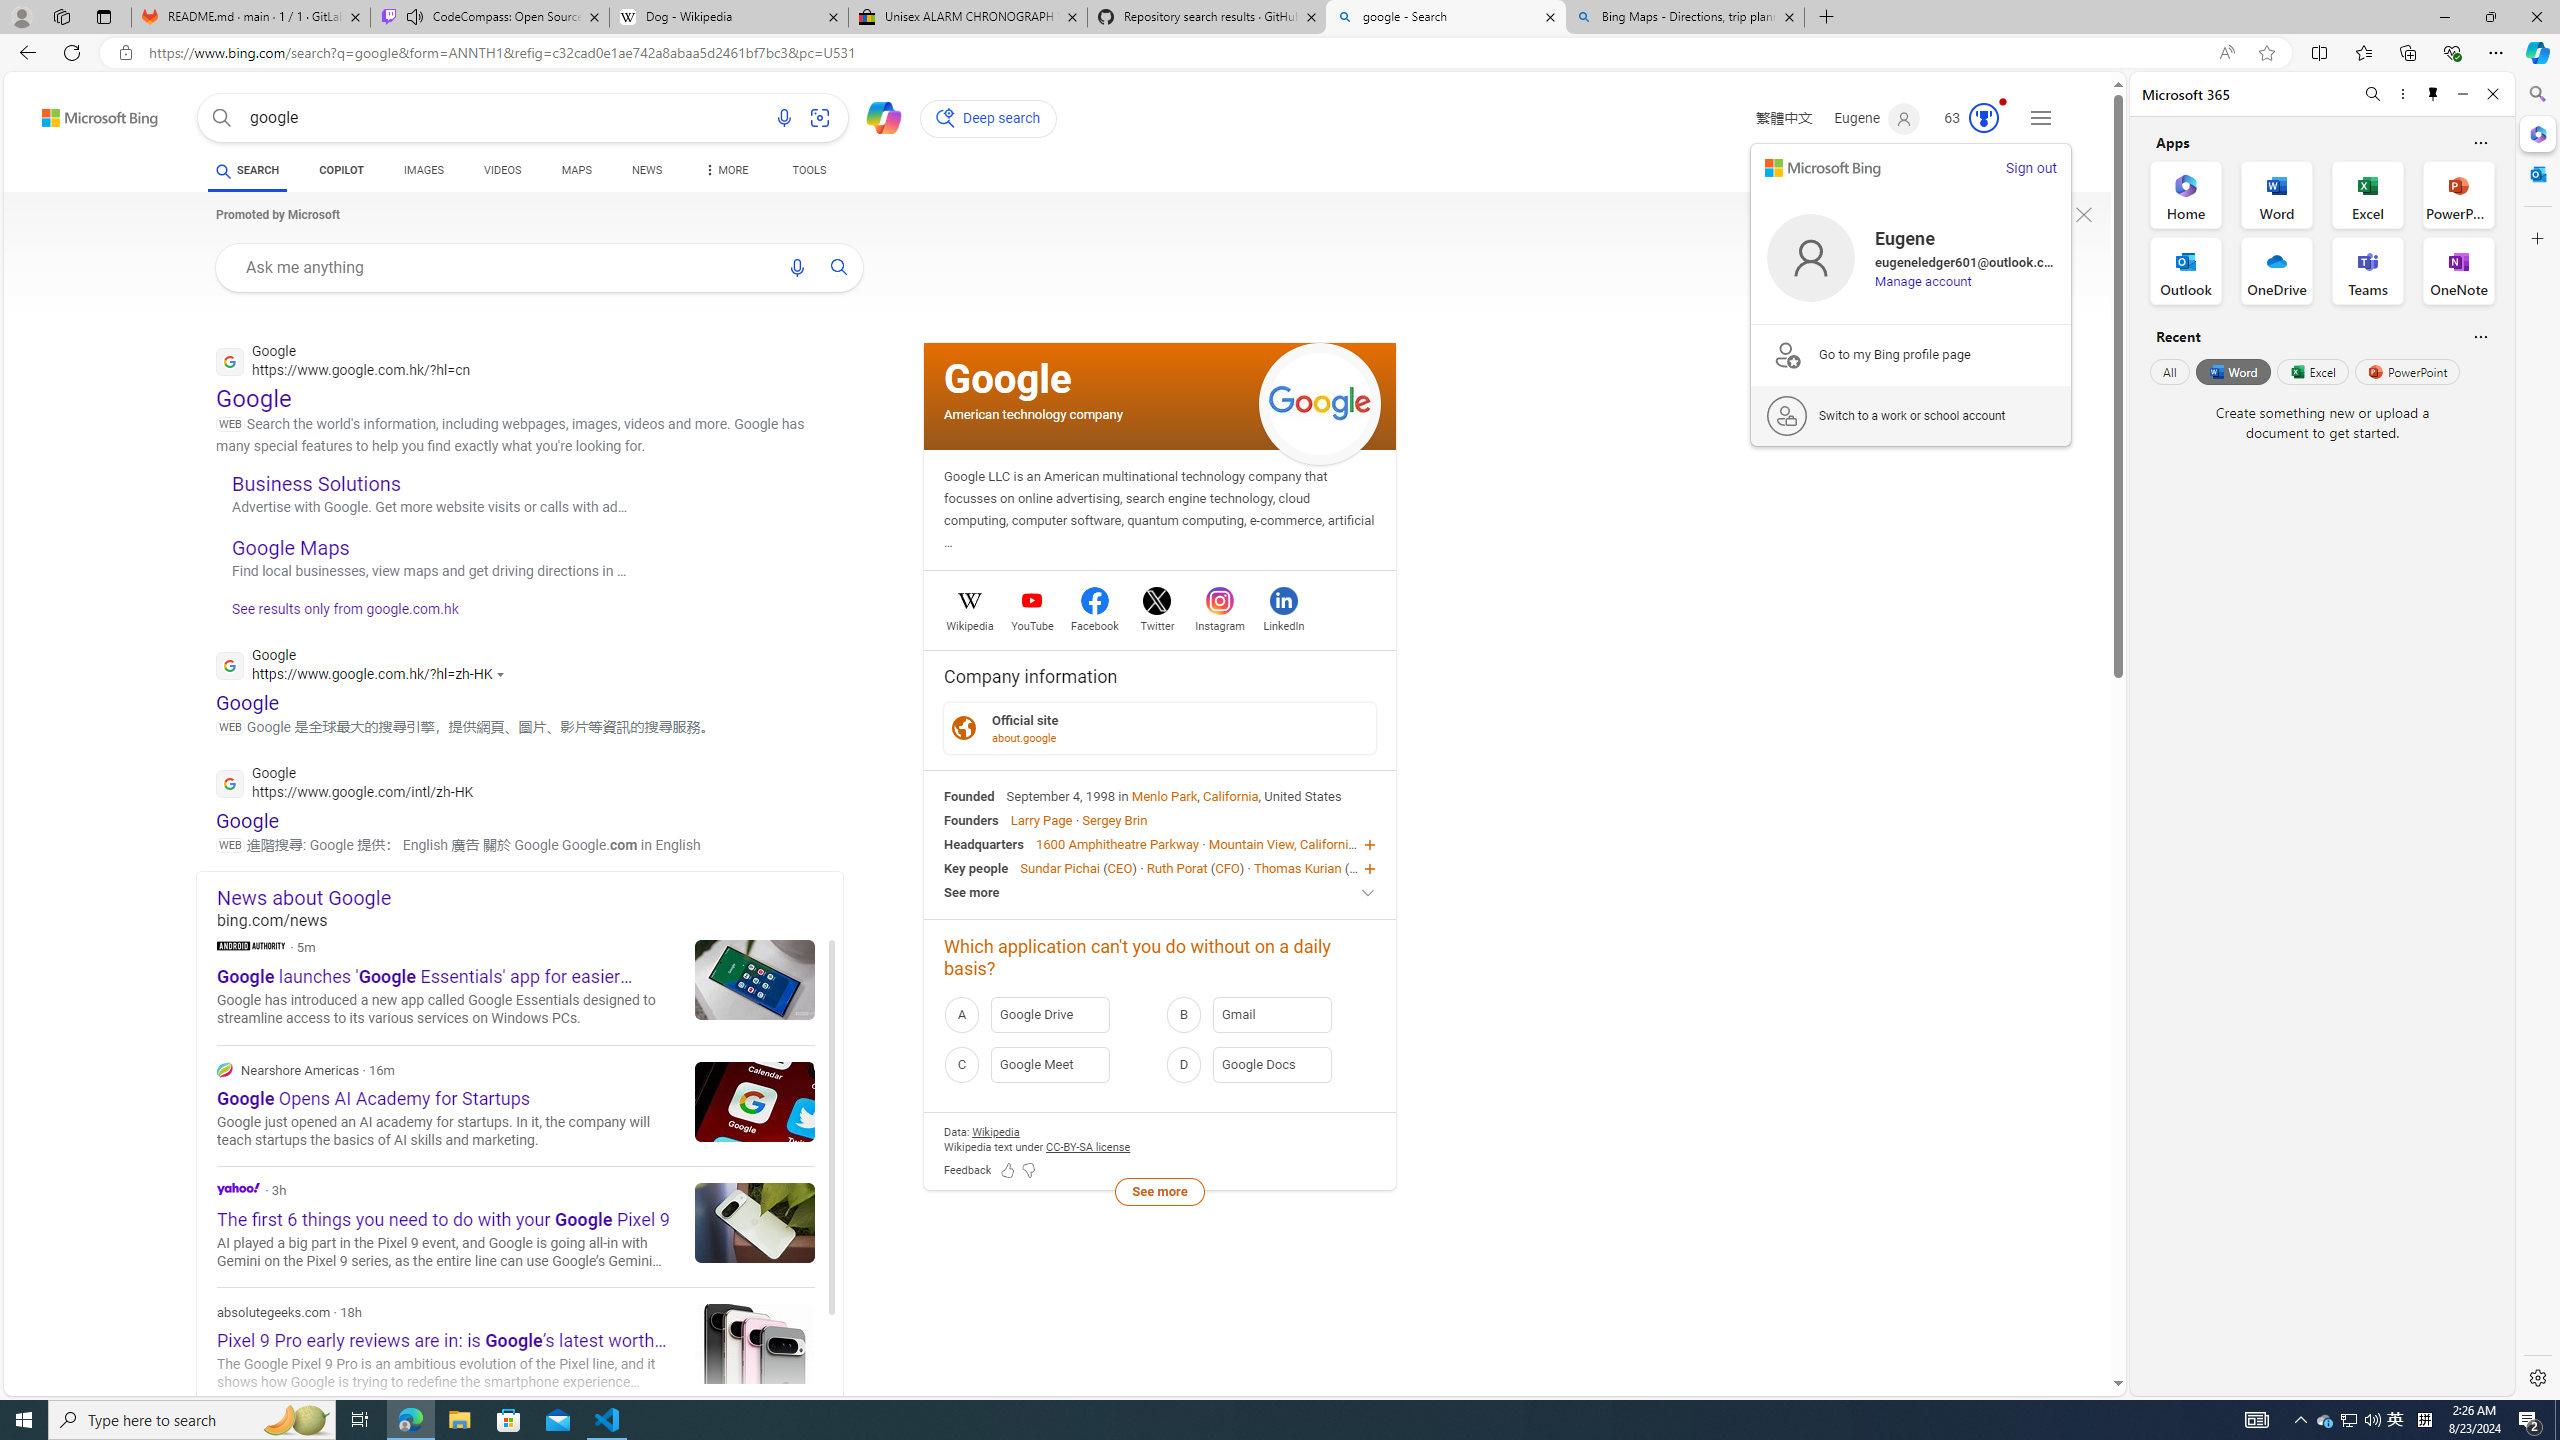 This screenshot has height=1440, width=2560. Describe the element at coordinates (2535, 237) in the screenshot. I see `'Customize'` at that location.